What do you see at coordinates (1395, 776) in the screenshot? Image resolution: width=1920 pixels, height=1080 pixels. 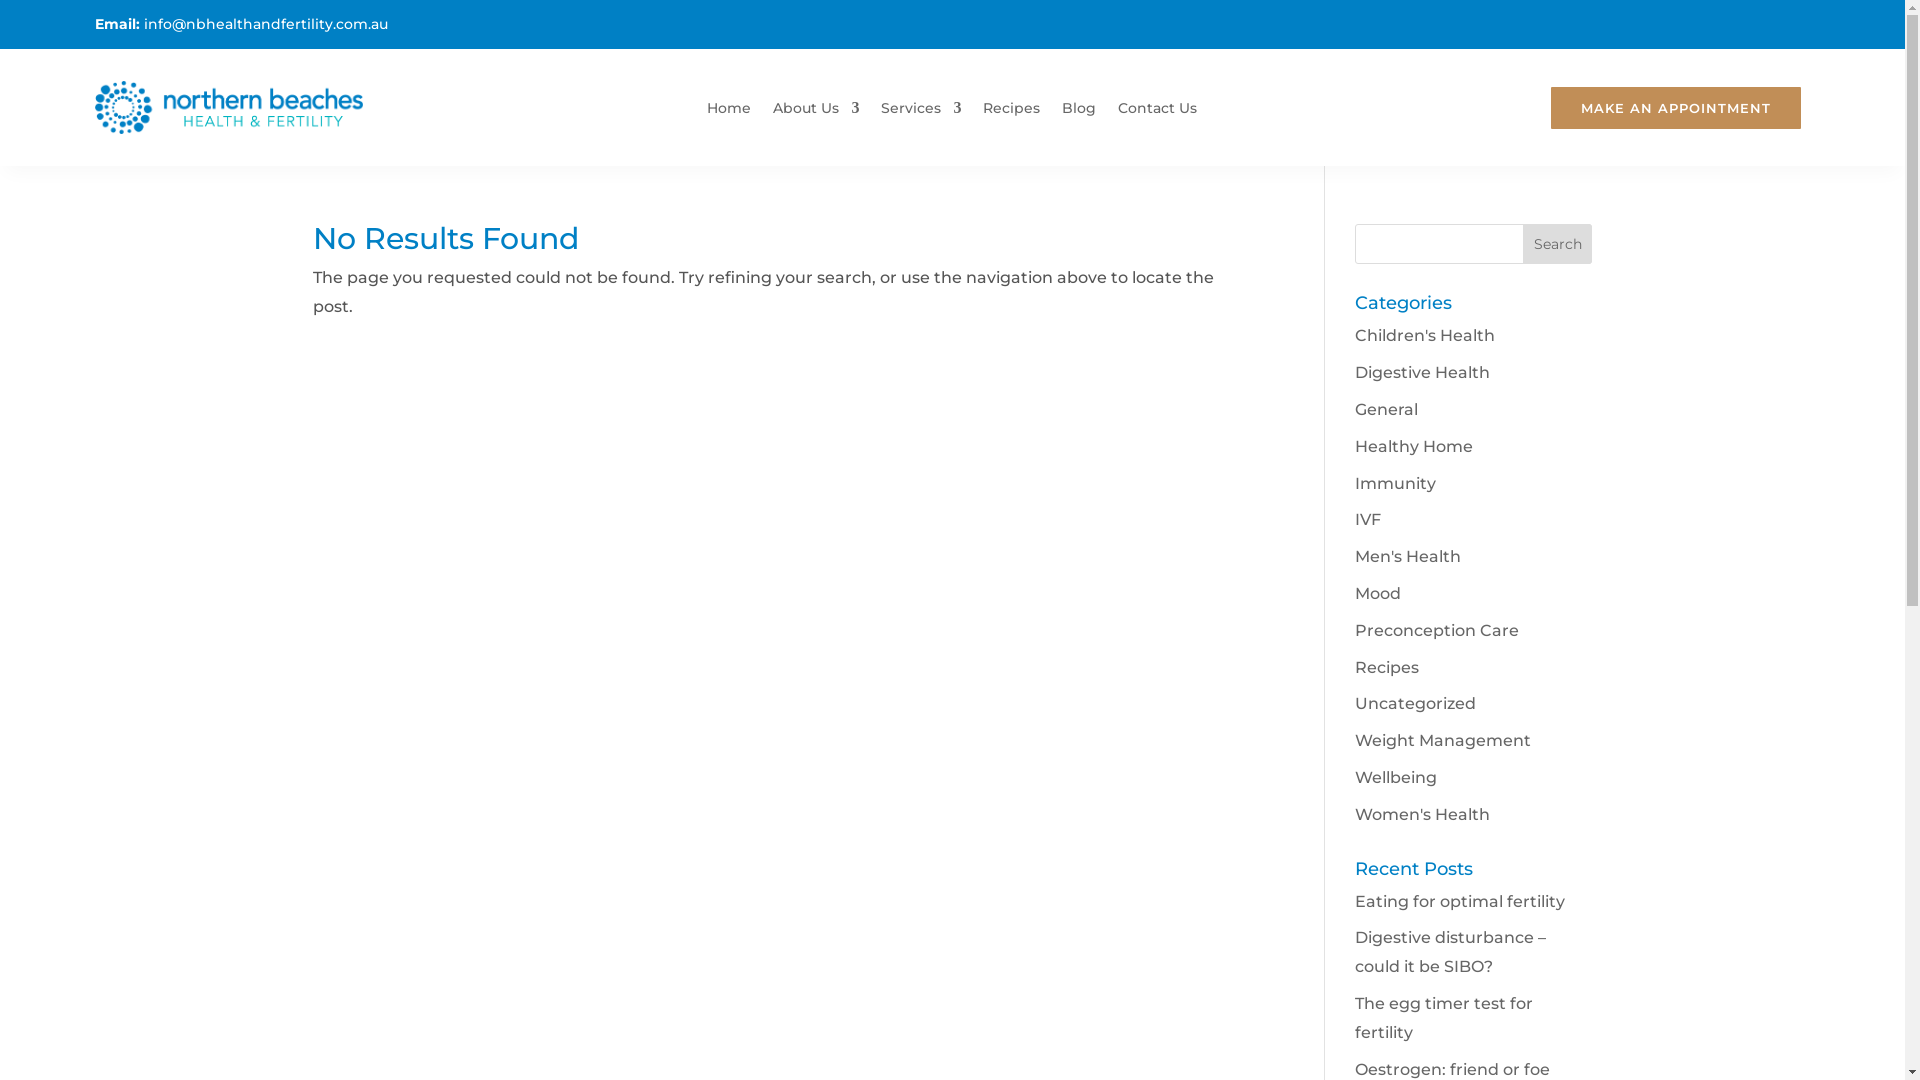 I see `'Wellbeing'` at bounding box center [1395, 776].